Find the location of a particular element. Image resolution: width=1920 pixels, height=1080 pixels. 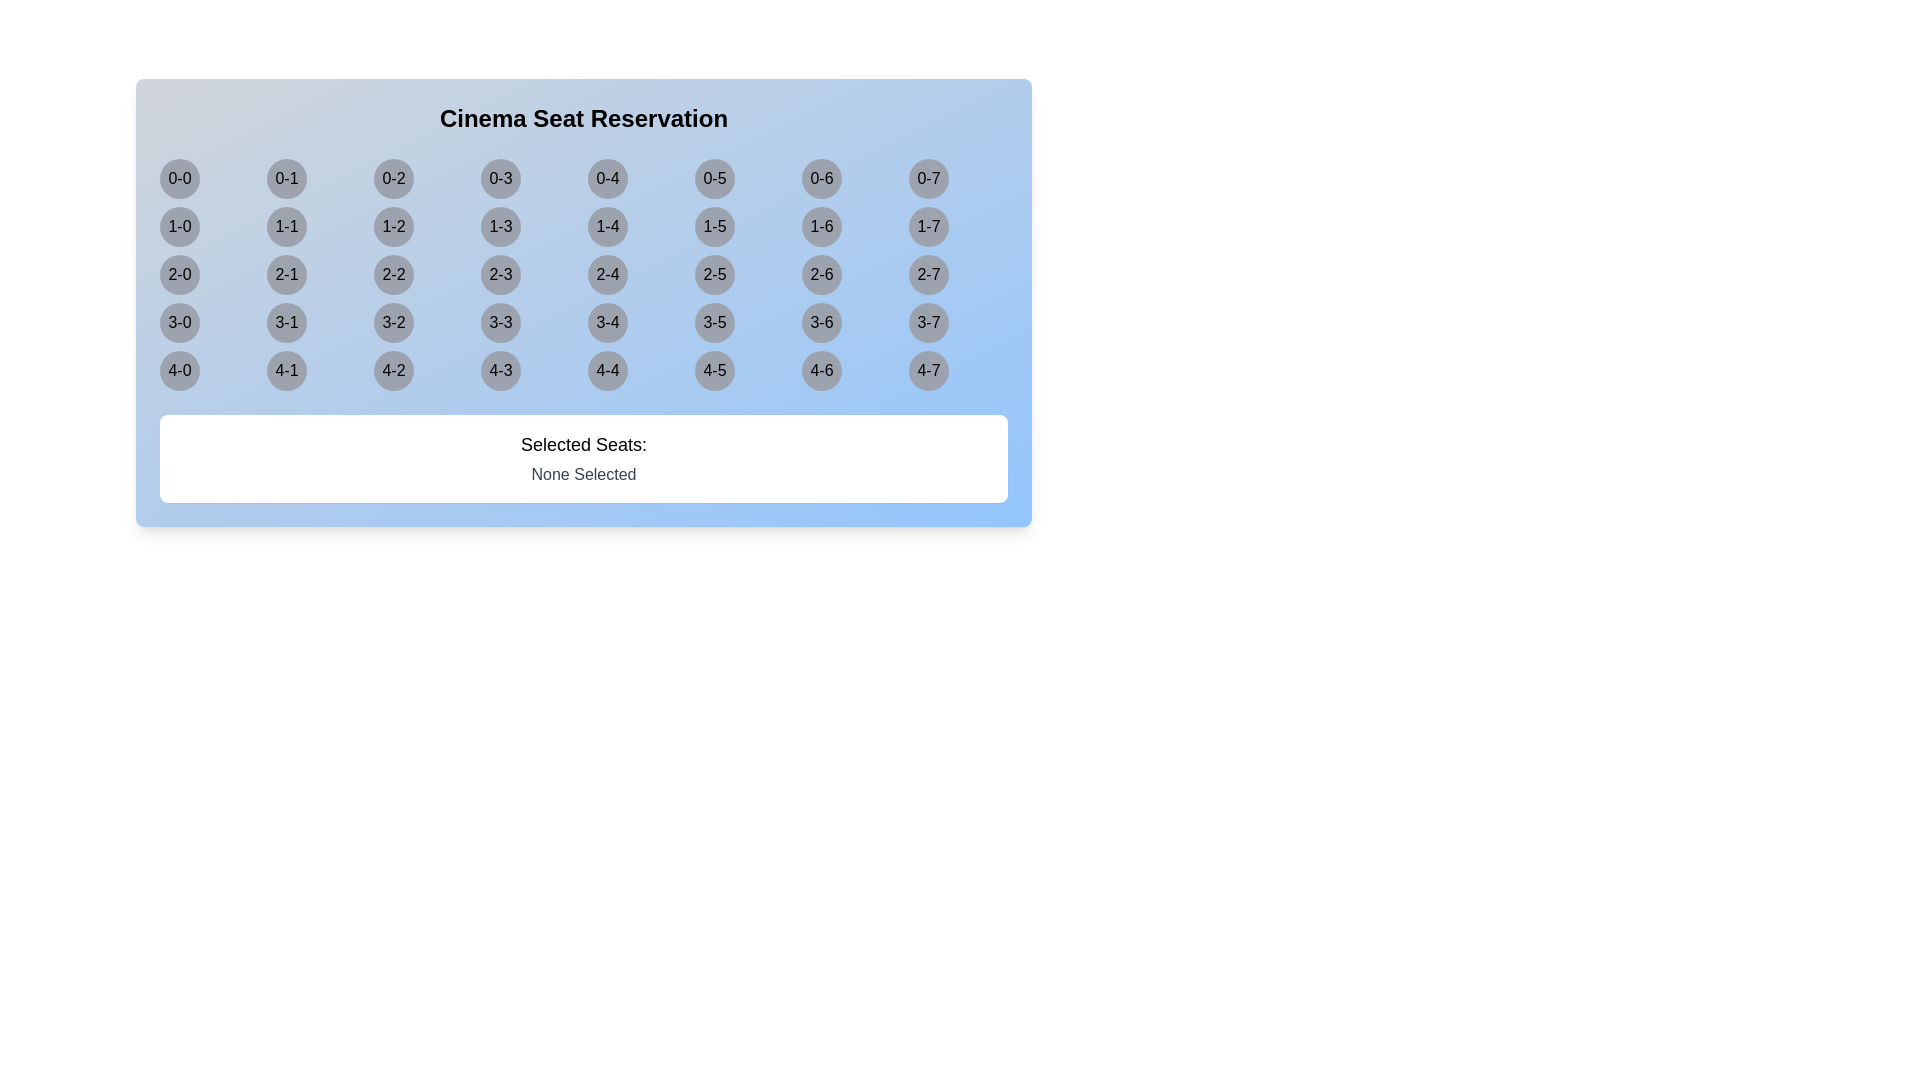

the circular button labeled '1-2' in the Cinema Seat Reservation grid is located at coordinates (393, 226).